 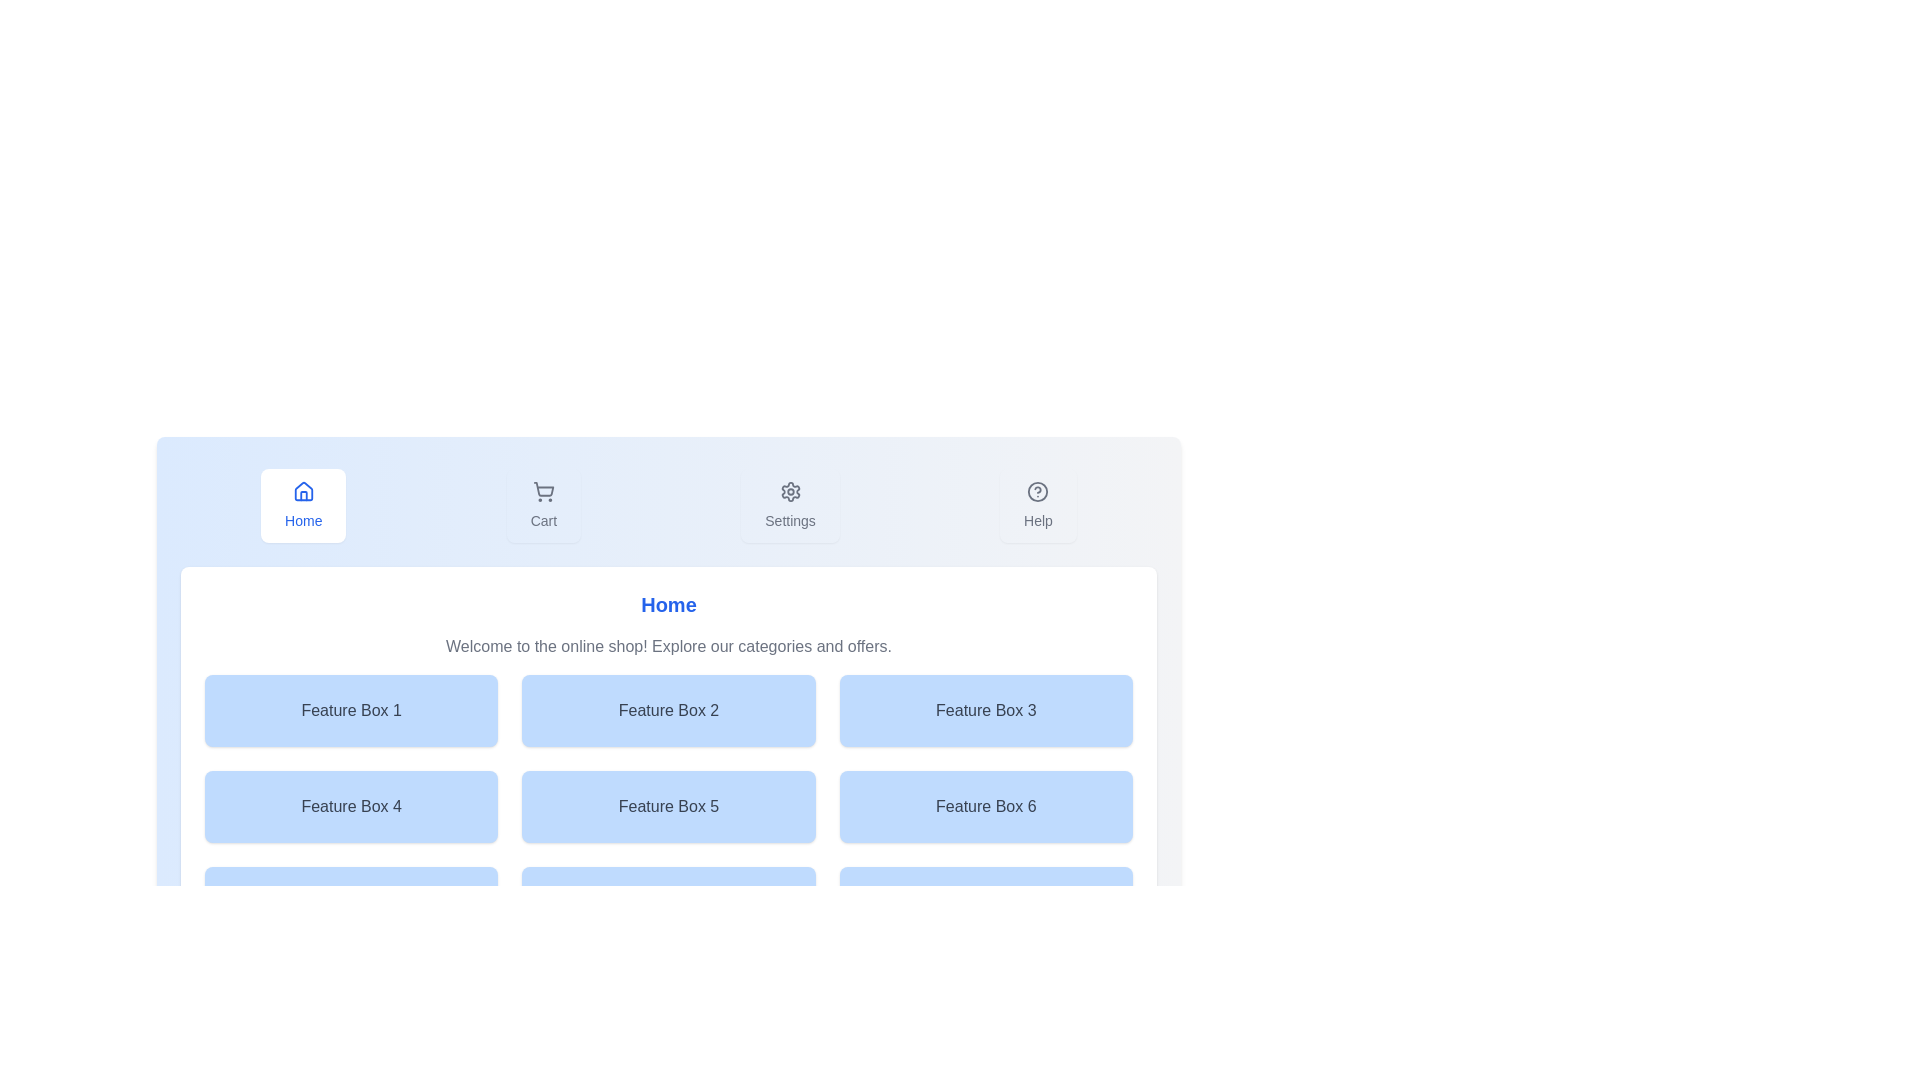 I want to click on the Help tab button to observe the hover effect, so click(x=1038, y=504).